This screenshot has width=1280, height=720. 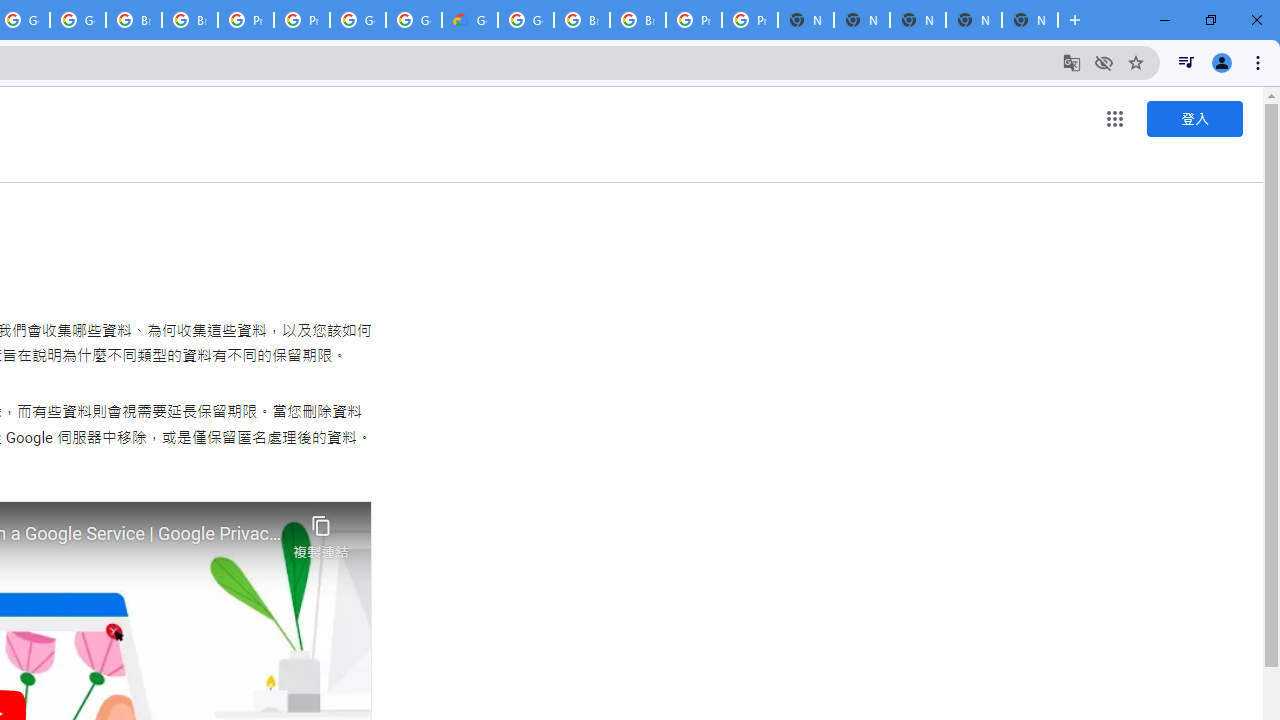 What do you see at coordinates (526, 20) in the screenshot?
I see `'Google Cloud Platform'` at bounding box center [526, 20].